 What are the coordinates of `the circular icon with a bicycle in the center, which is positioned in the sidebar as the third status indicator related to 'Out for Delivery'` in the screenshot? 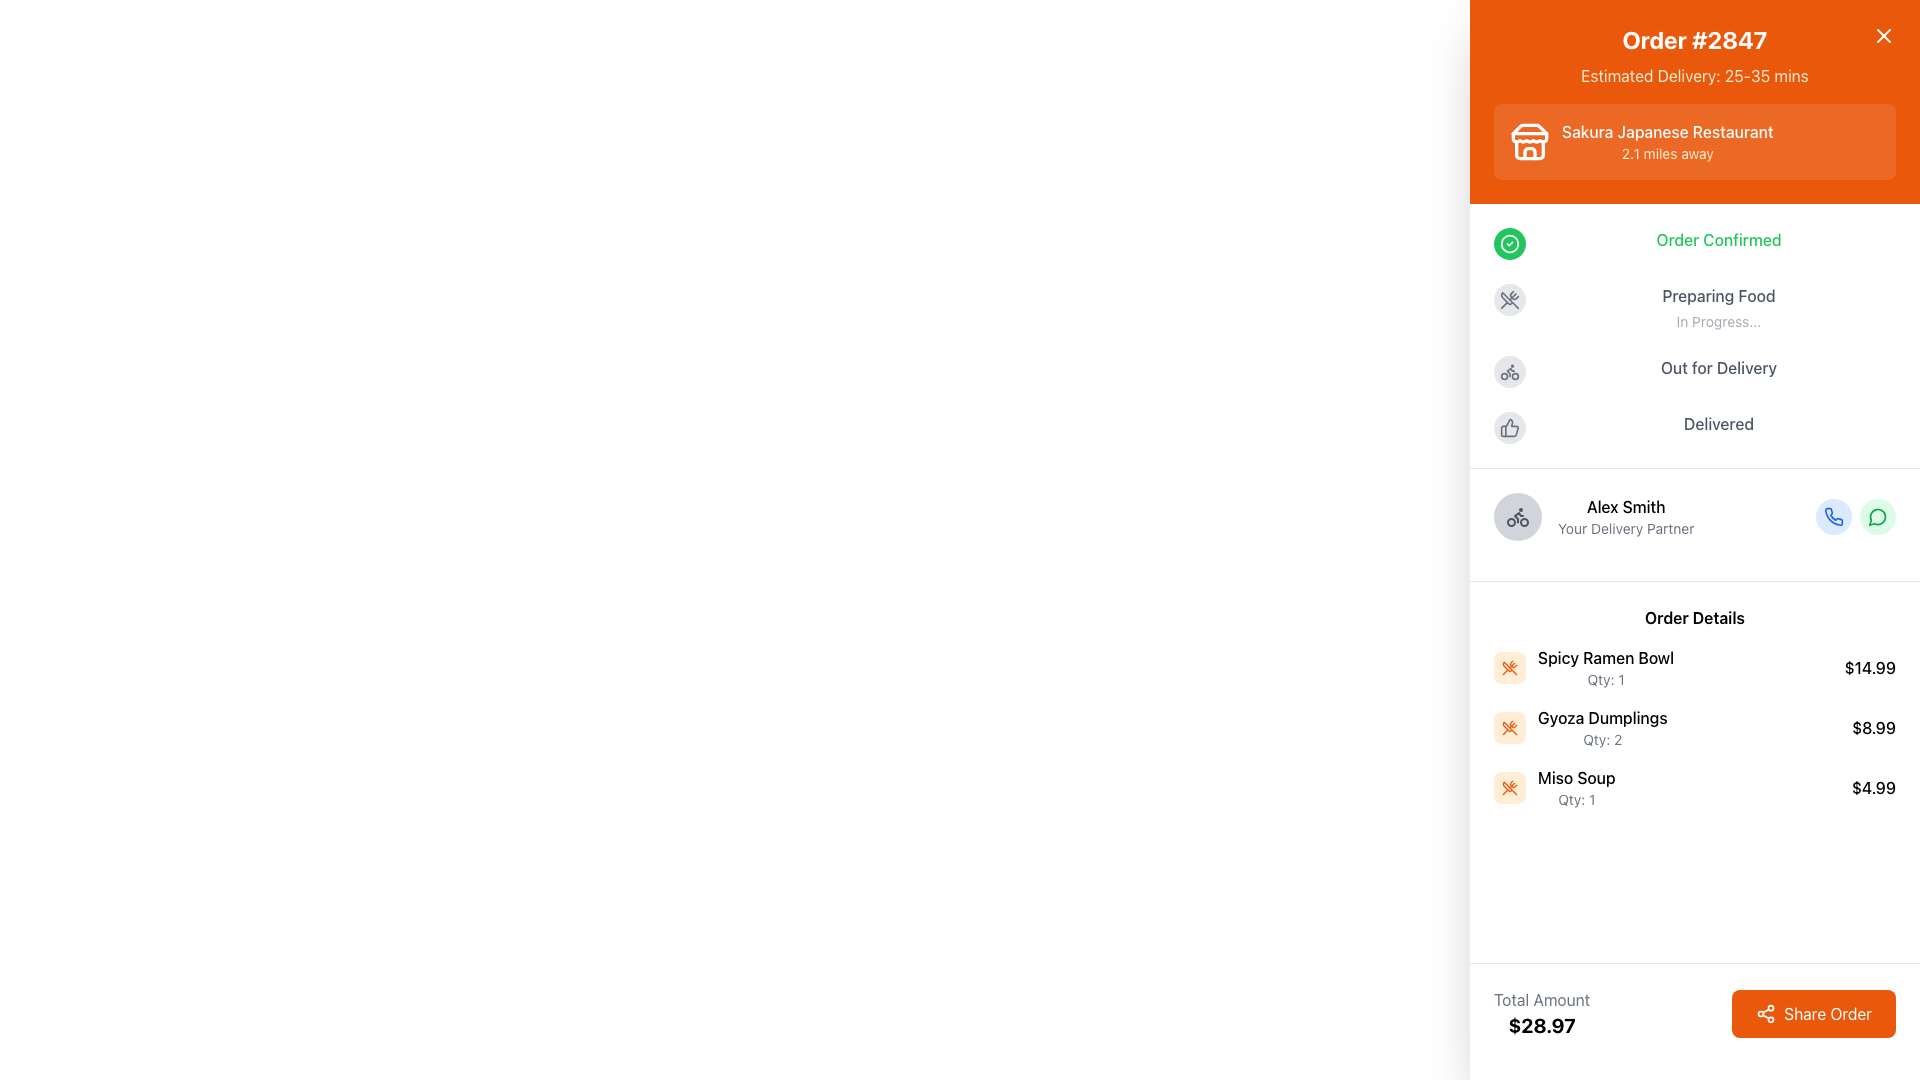 It's located at (1510, 371).